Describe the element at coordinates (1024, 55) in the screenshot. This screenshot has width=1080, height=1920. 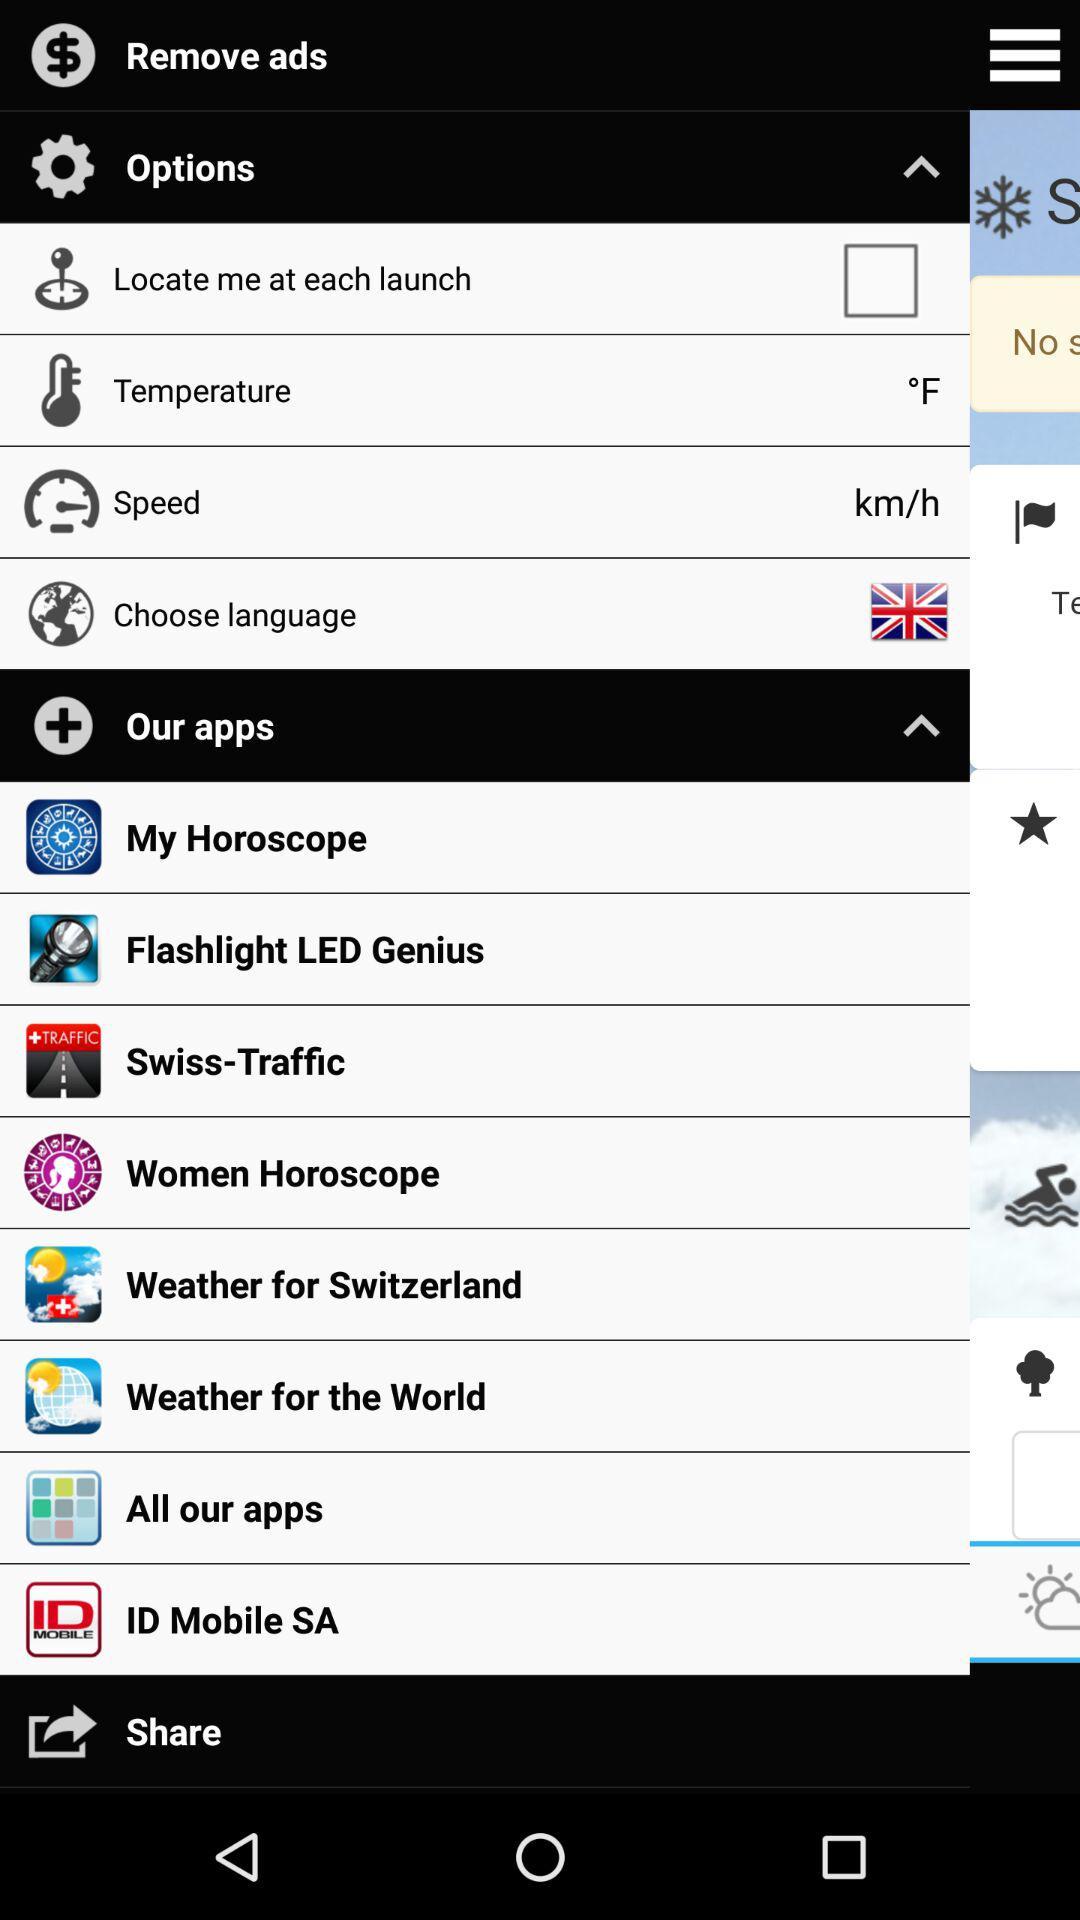
I see `icon next to the remove ads item` at that location.